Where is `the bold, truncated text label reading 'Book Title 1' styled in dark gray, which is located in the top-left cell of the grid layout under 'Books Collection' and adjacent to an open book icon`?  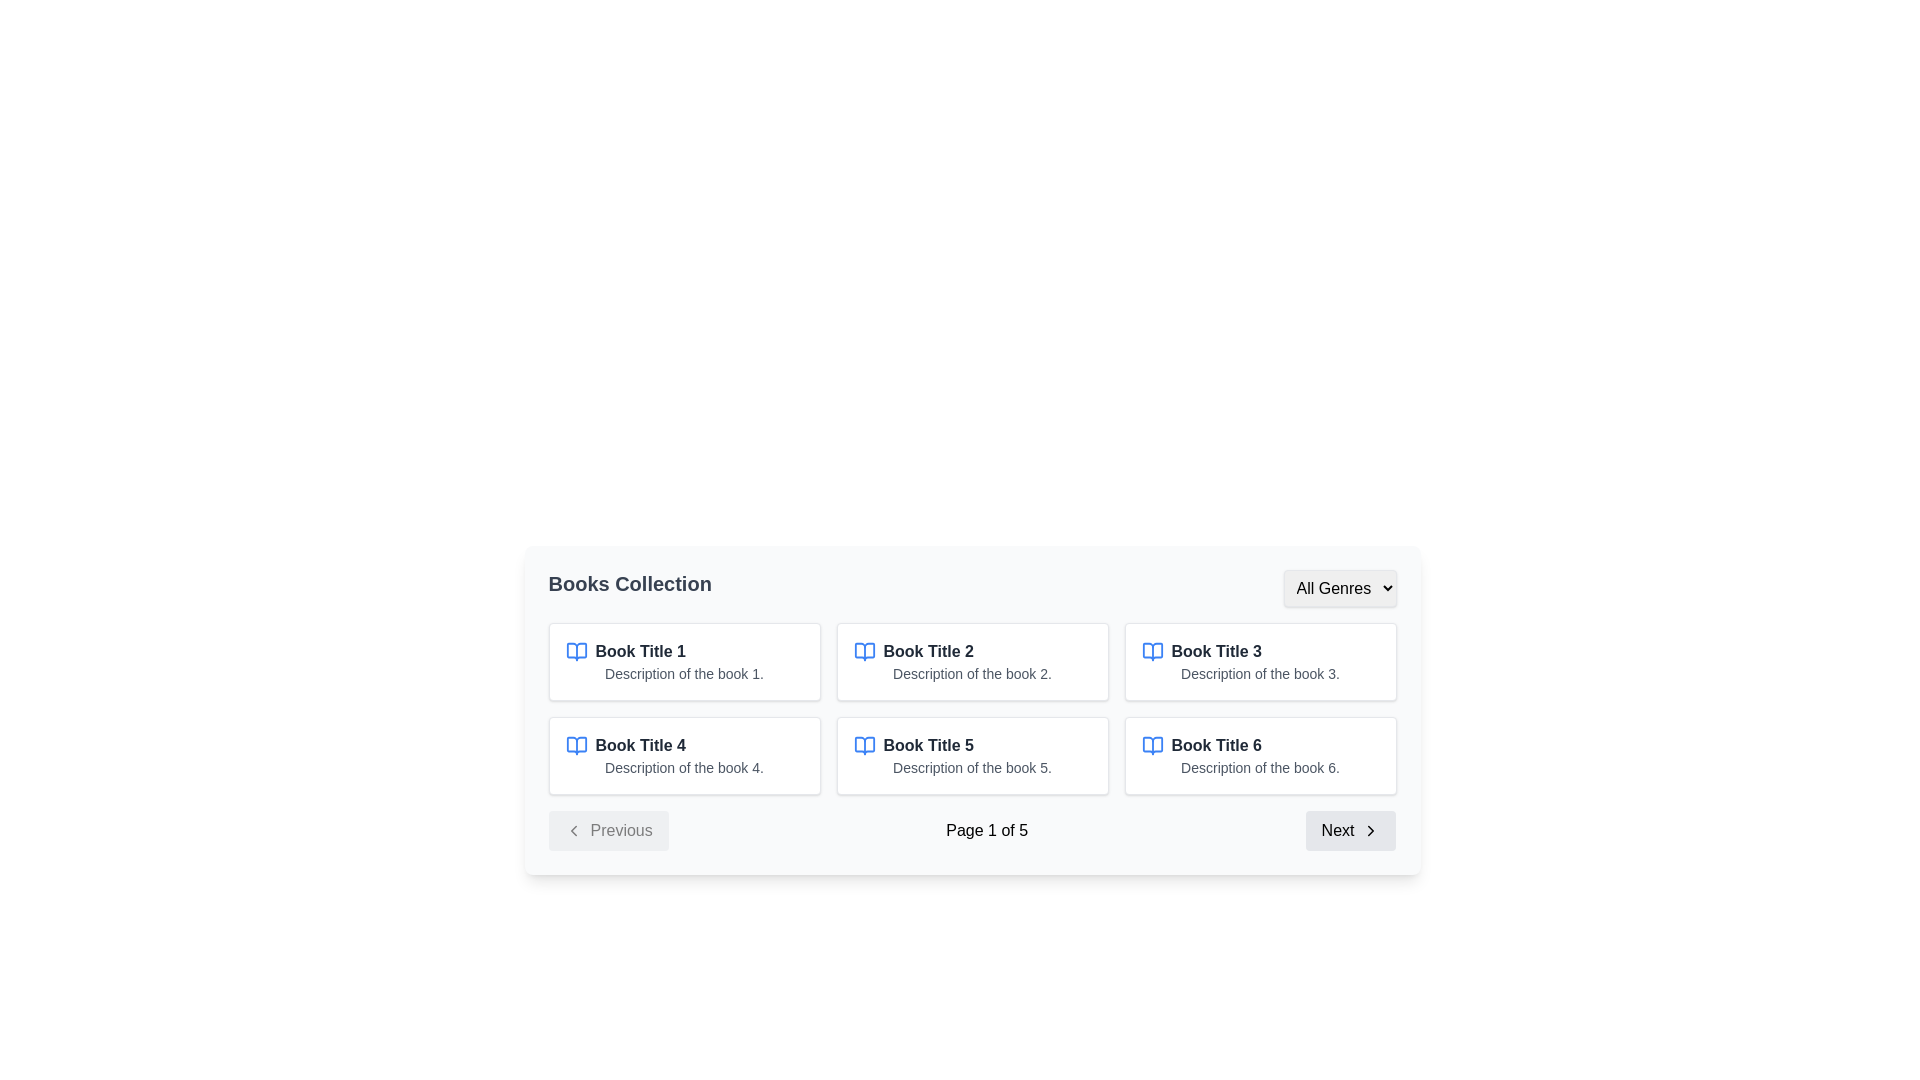 the bold, truncated text label reading 'Book Title 1' styled in dark gray, which is located in the top-left cell of the grid layout under 'Books Collection' and adjacent to an open book icon is located at coordinates (640, 651).